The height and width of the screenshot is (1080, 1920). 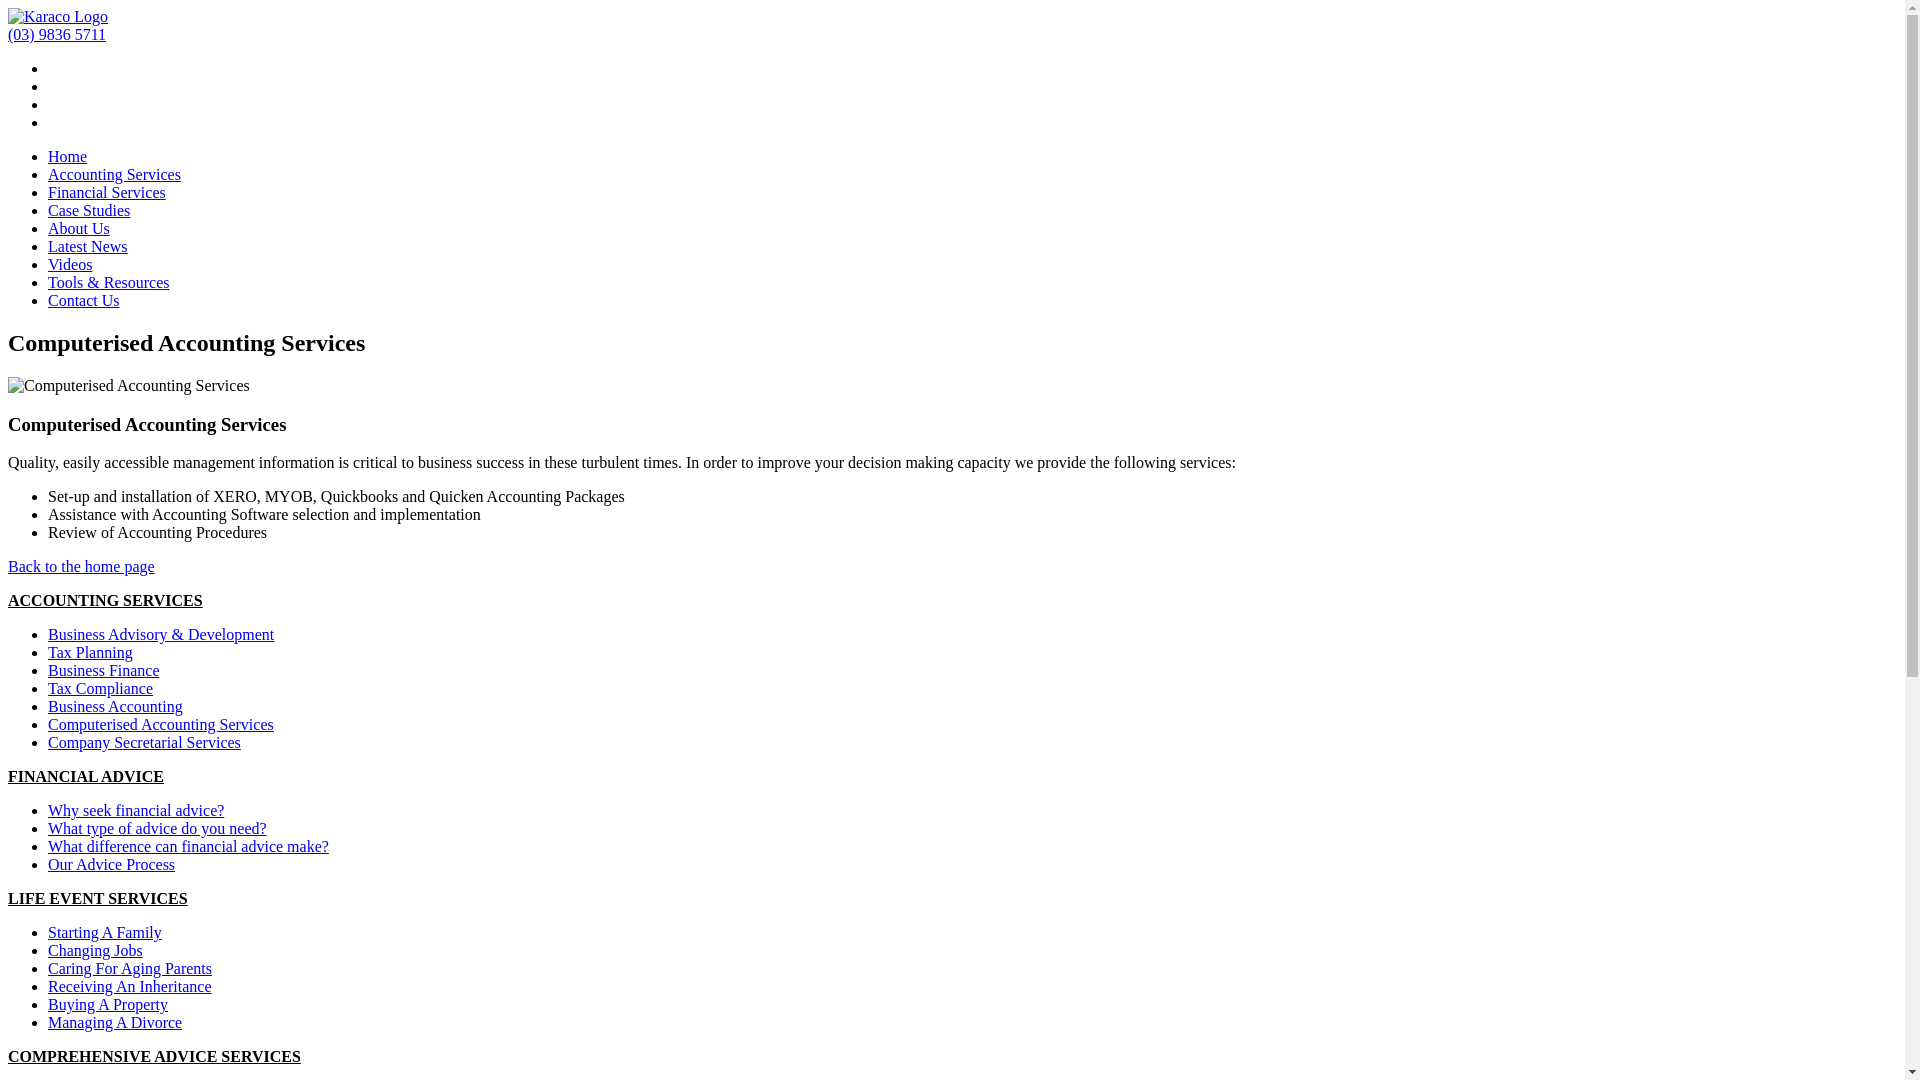 I want to click on 'Business Finance', so click(x=103, y=670).